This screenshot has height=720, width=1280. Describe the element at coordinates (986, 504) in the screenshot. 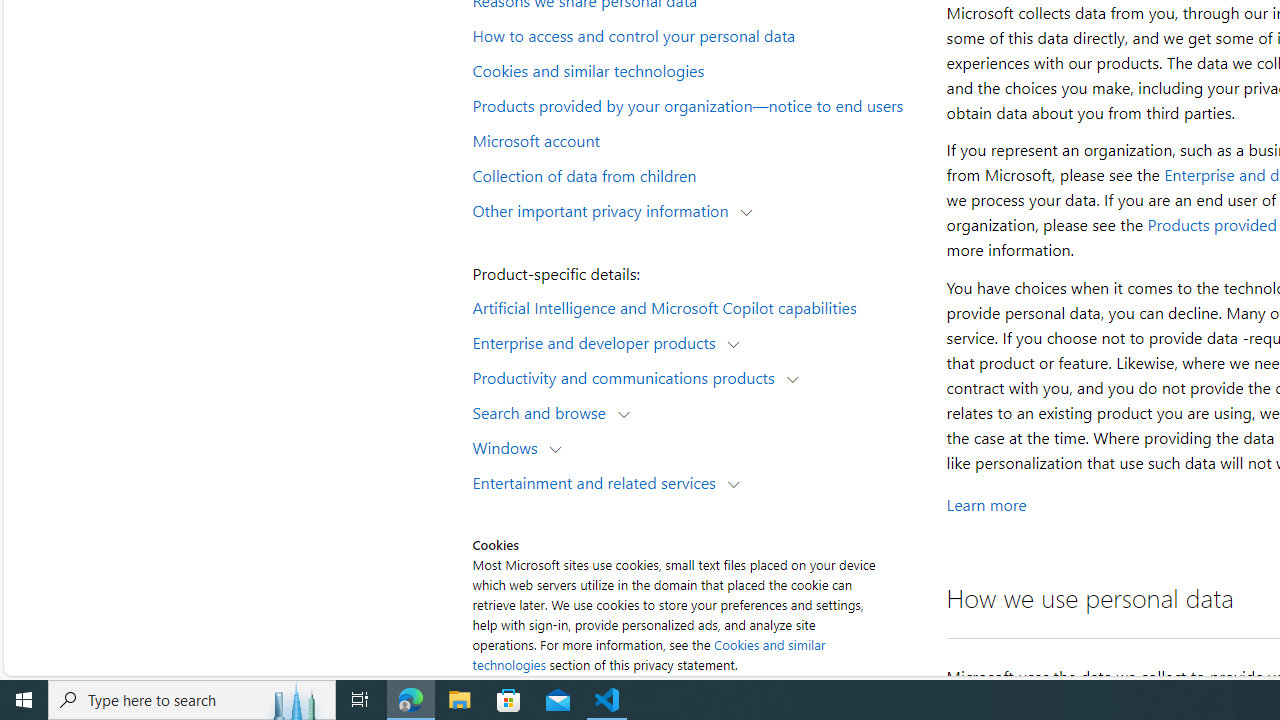

I see `'Learn more about Personal data we collect'` at that location.